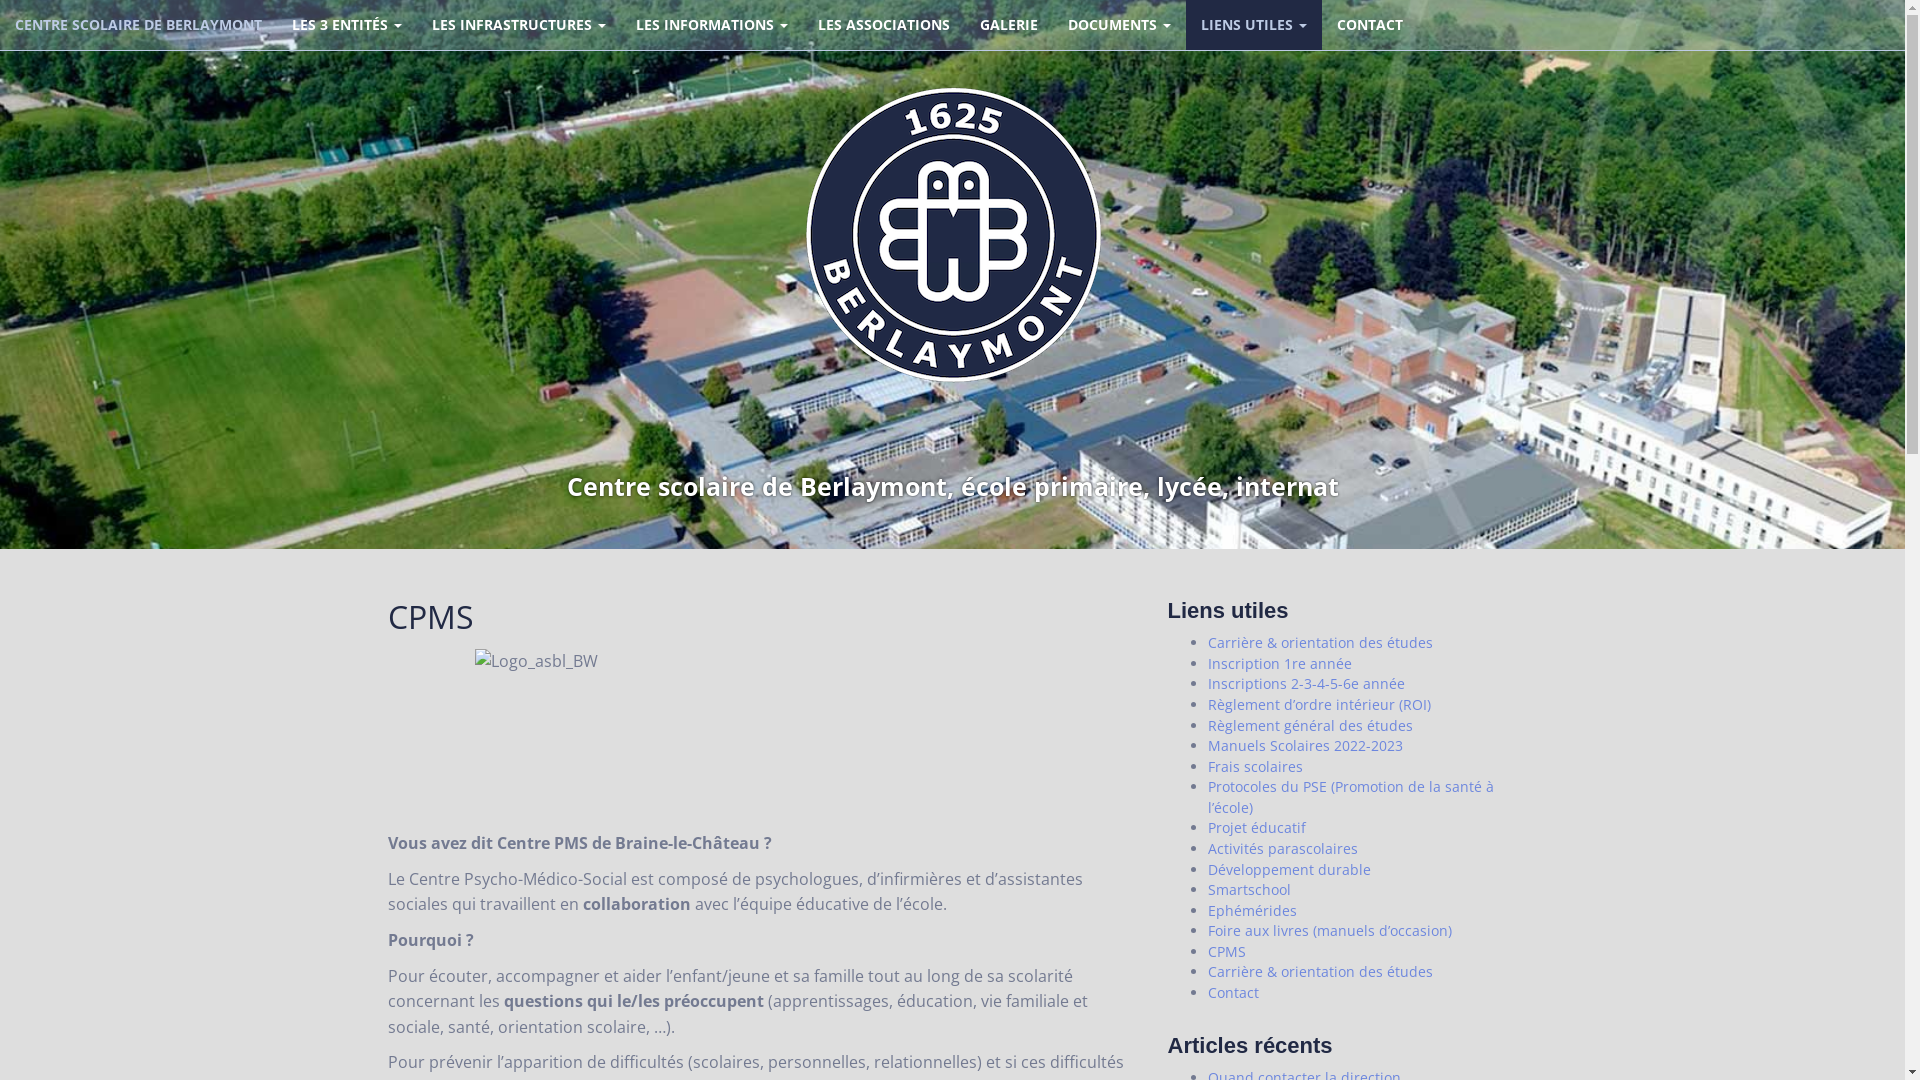 This screenshot has height=1080, width=1920. Describe the element at coordinates (1305, 745) in the screenshot. I see `'Manuels Scolaires 2022-2023'` at that location.